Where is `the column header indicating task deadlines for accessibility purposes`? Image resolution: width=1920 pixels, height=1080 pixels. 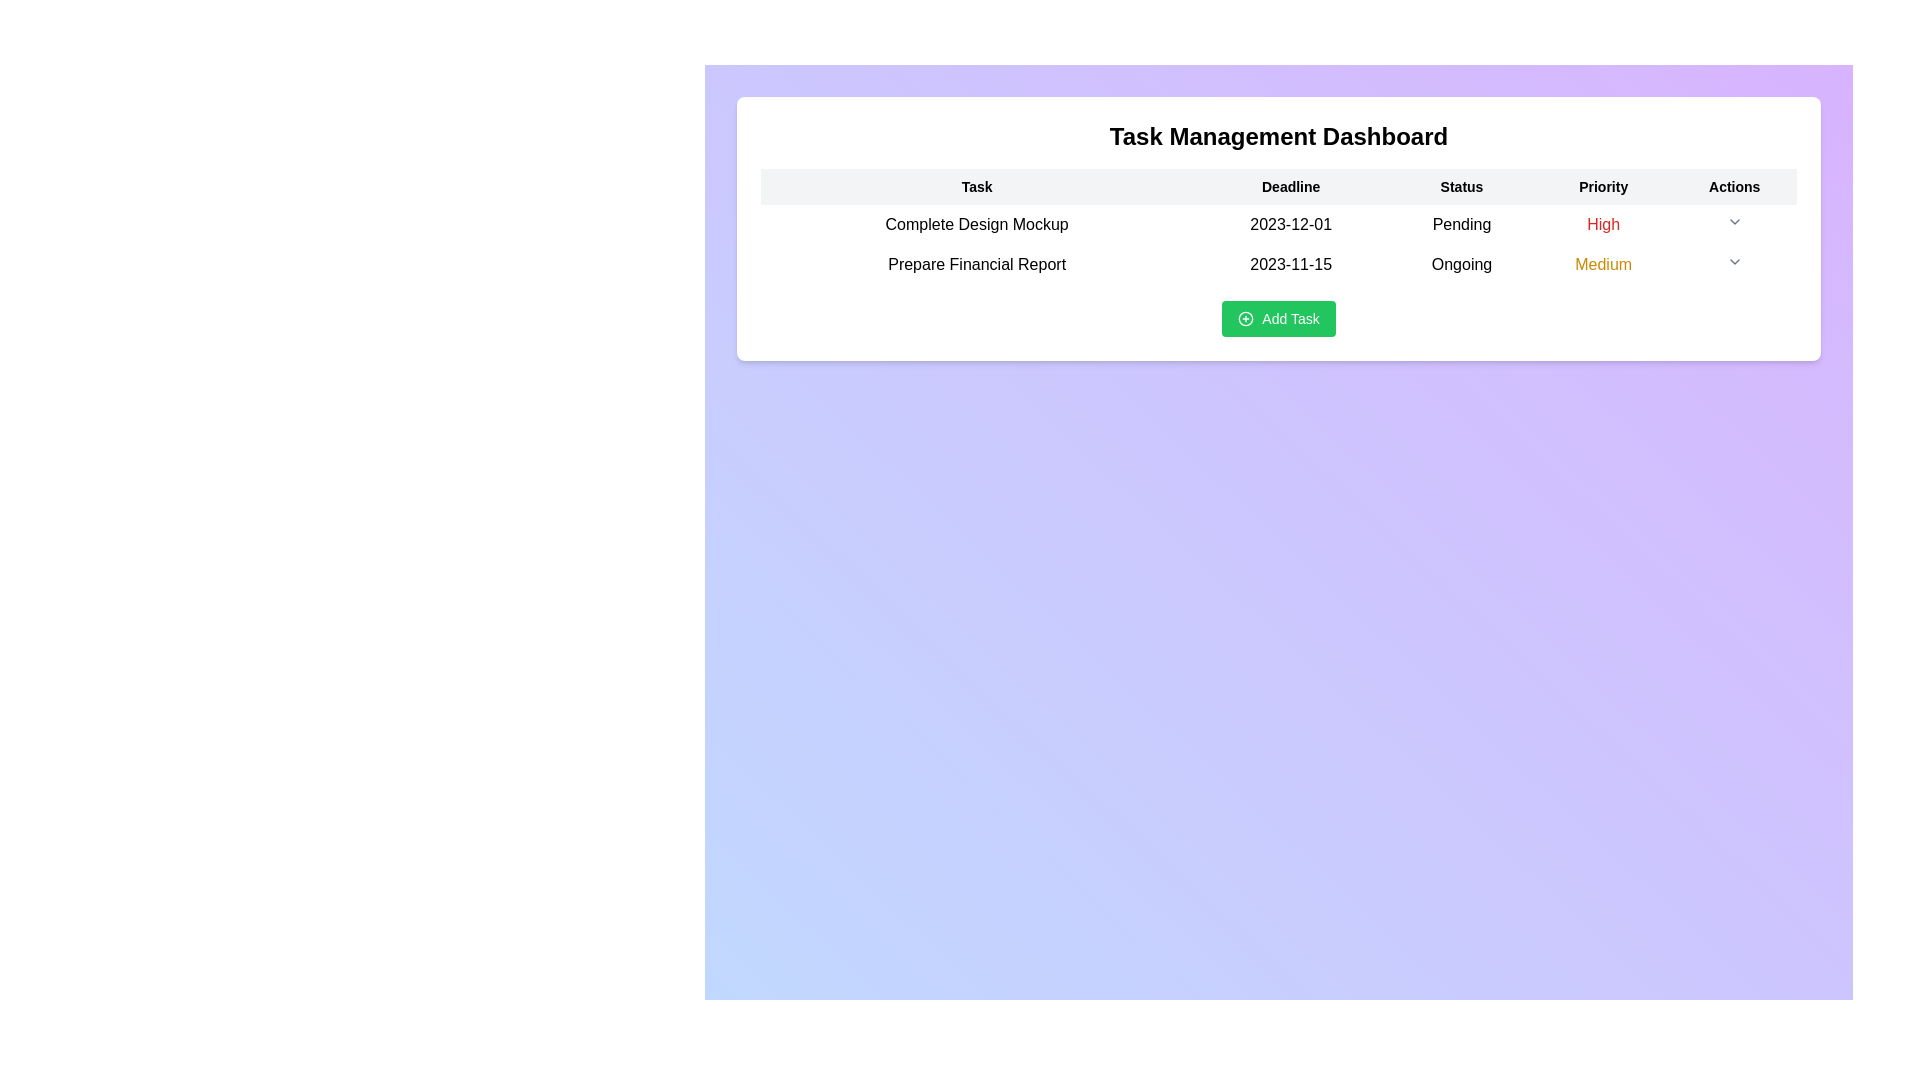
the column header indicating task deadlines for accessibility purposes is located at coordinates (1291, 186).